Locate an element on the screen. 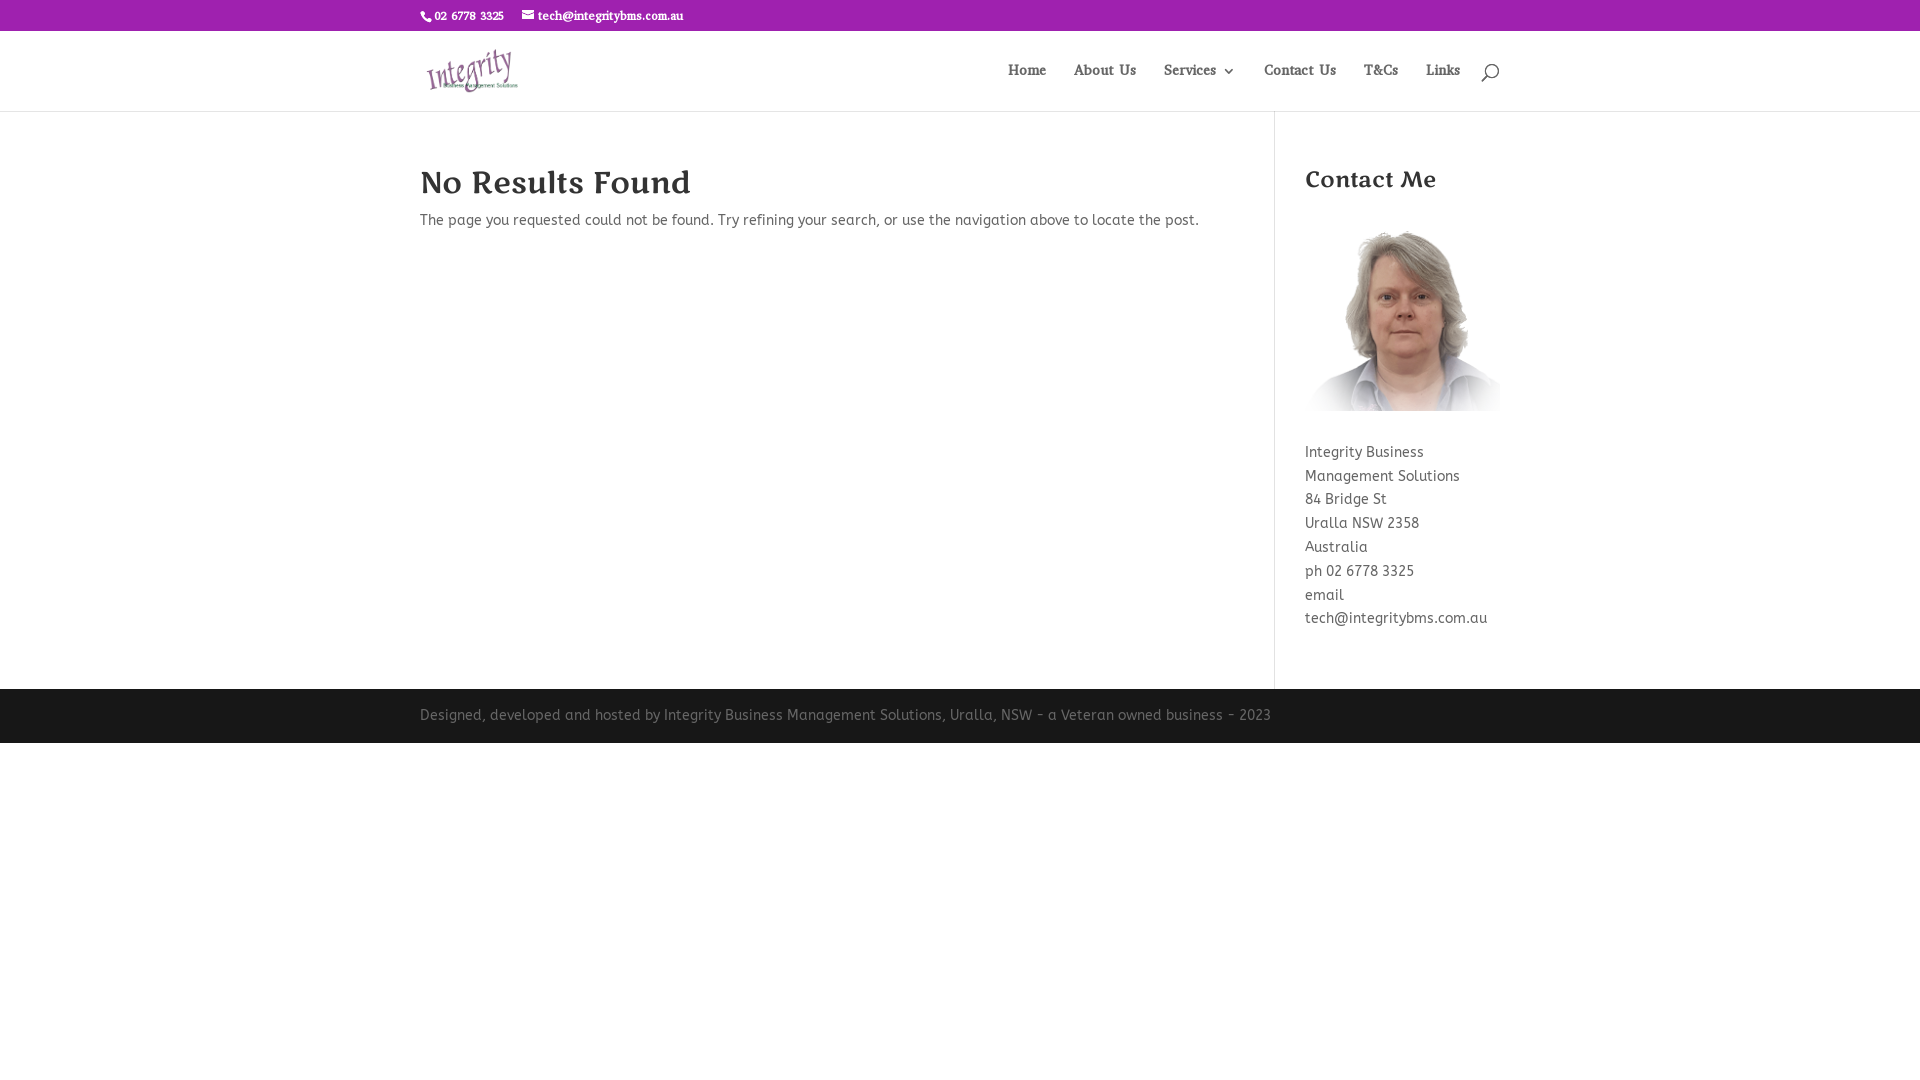 This screenshot has width=1920, height=1080. 'tech@integritybms.com.au' is located at coordinates (601, 15).